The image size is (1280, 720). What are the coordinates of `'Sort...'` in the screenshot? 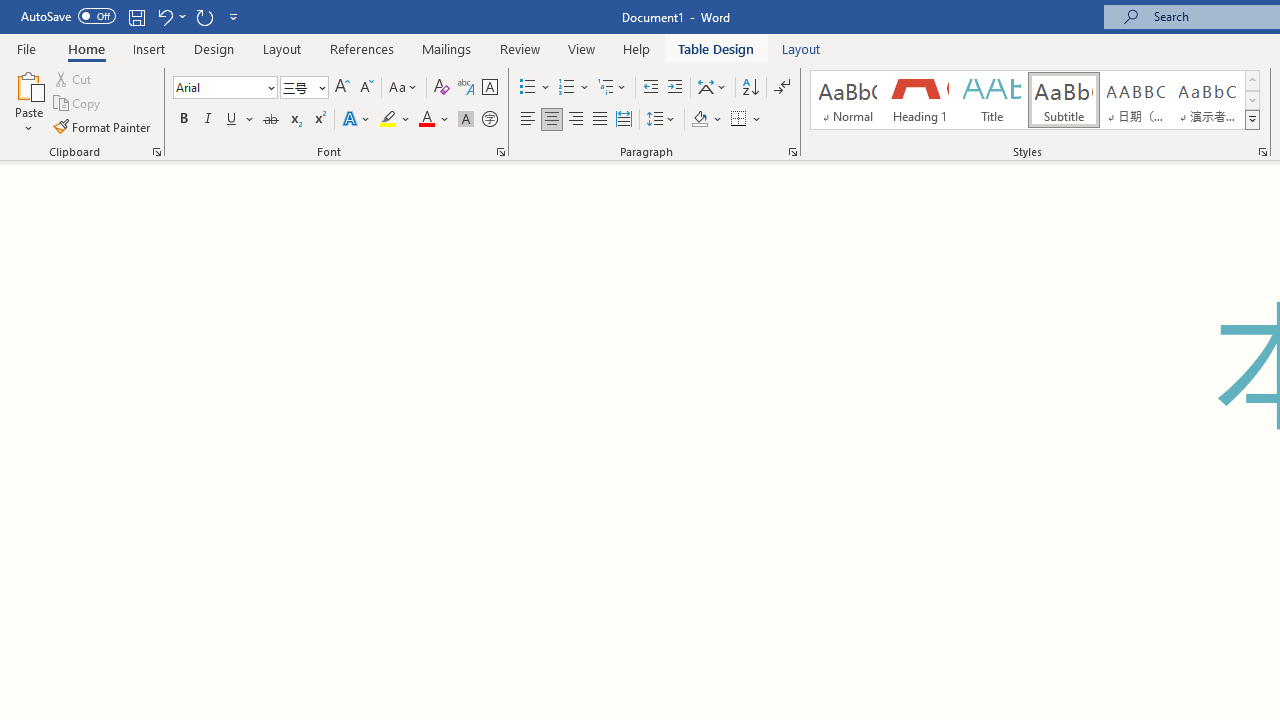 It's located at (749, 86).